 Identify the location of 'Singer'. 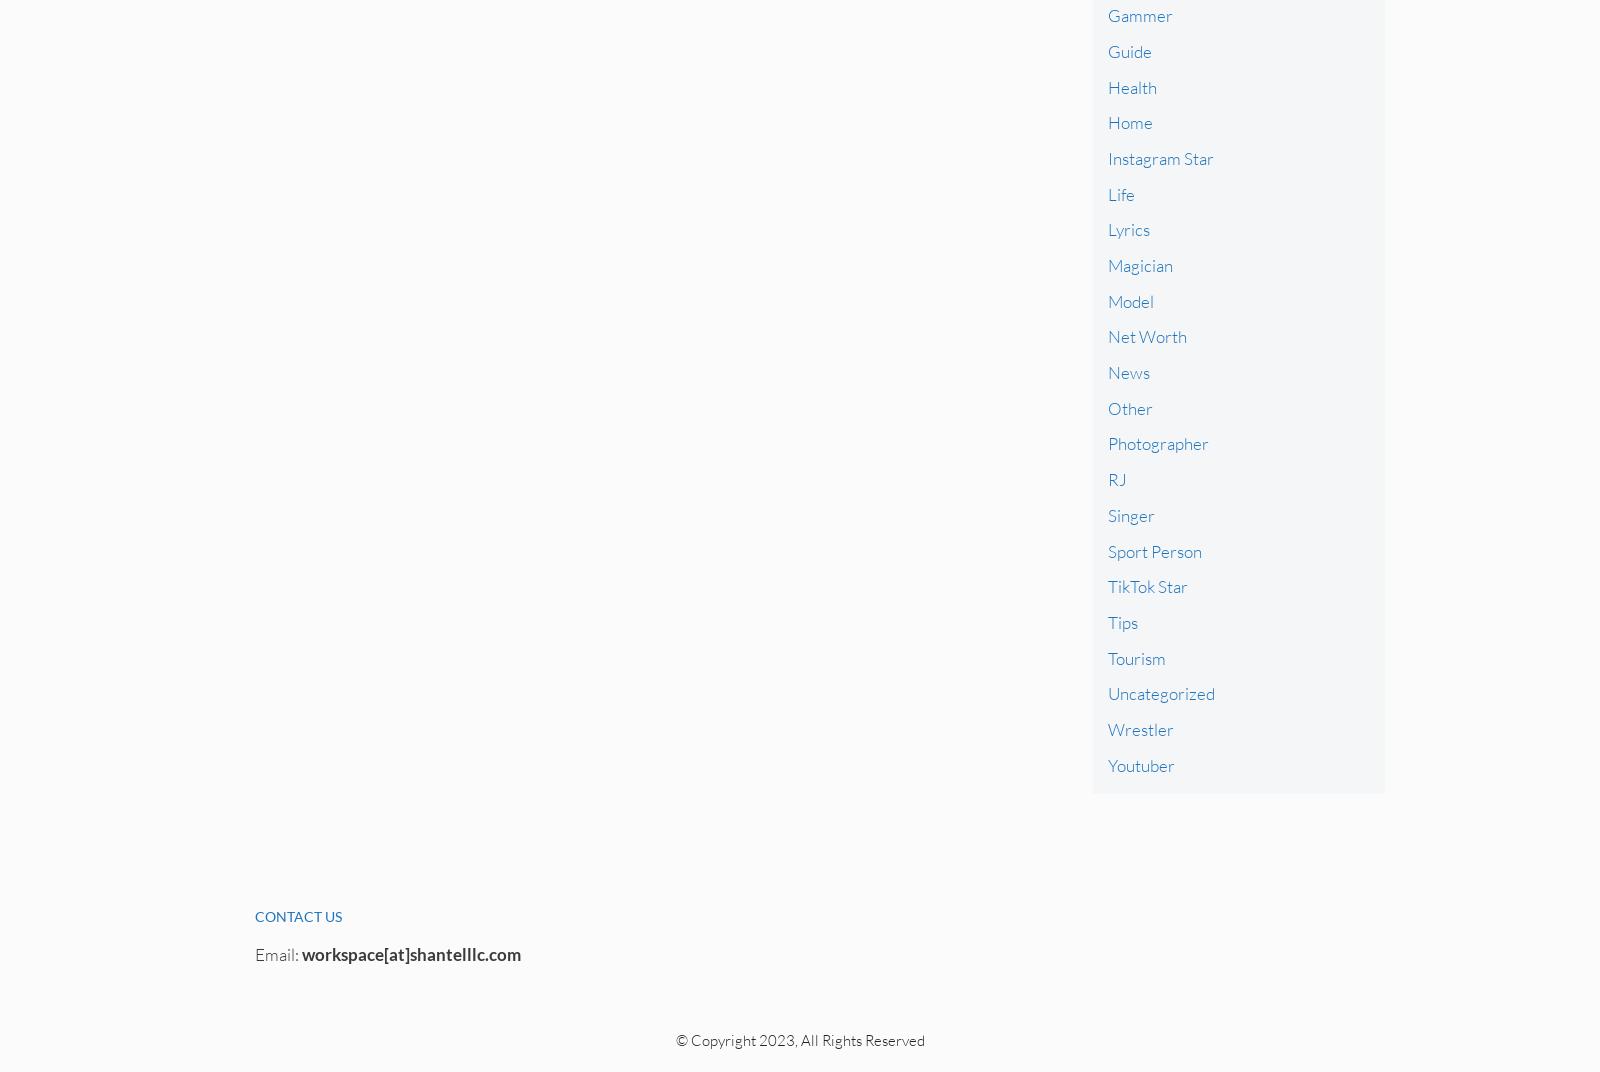
(1107, 514).